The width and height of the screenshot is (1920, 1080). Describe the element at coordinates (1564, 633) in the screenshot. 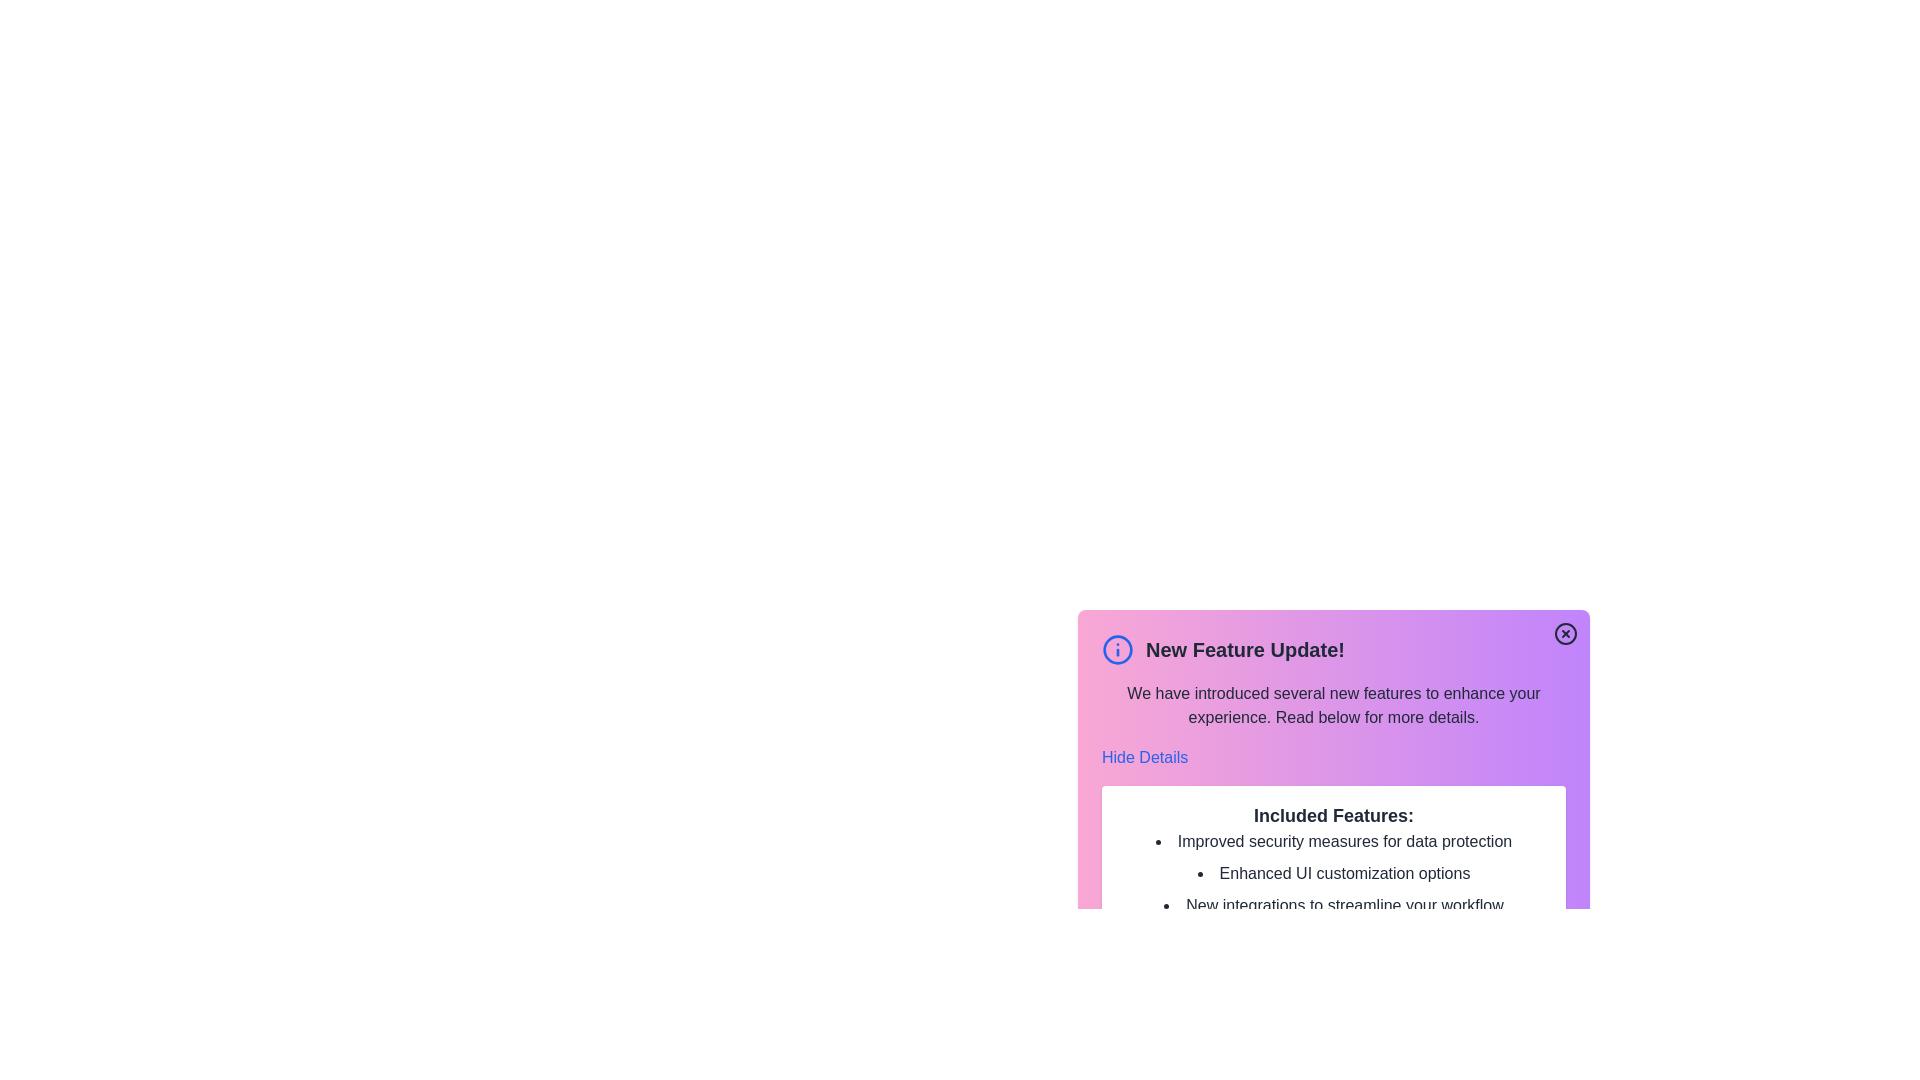

I see `close button located at the top-right corner of the alert` at that location.